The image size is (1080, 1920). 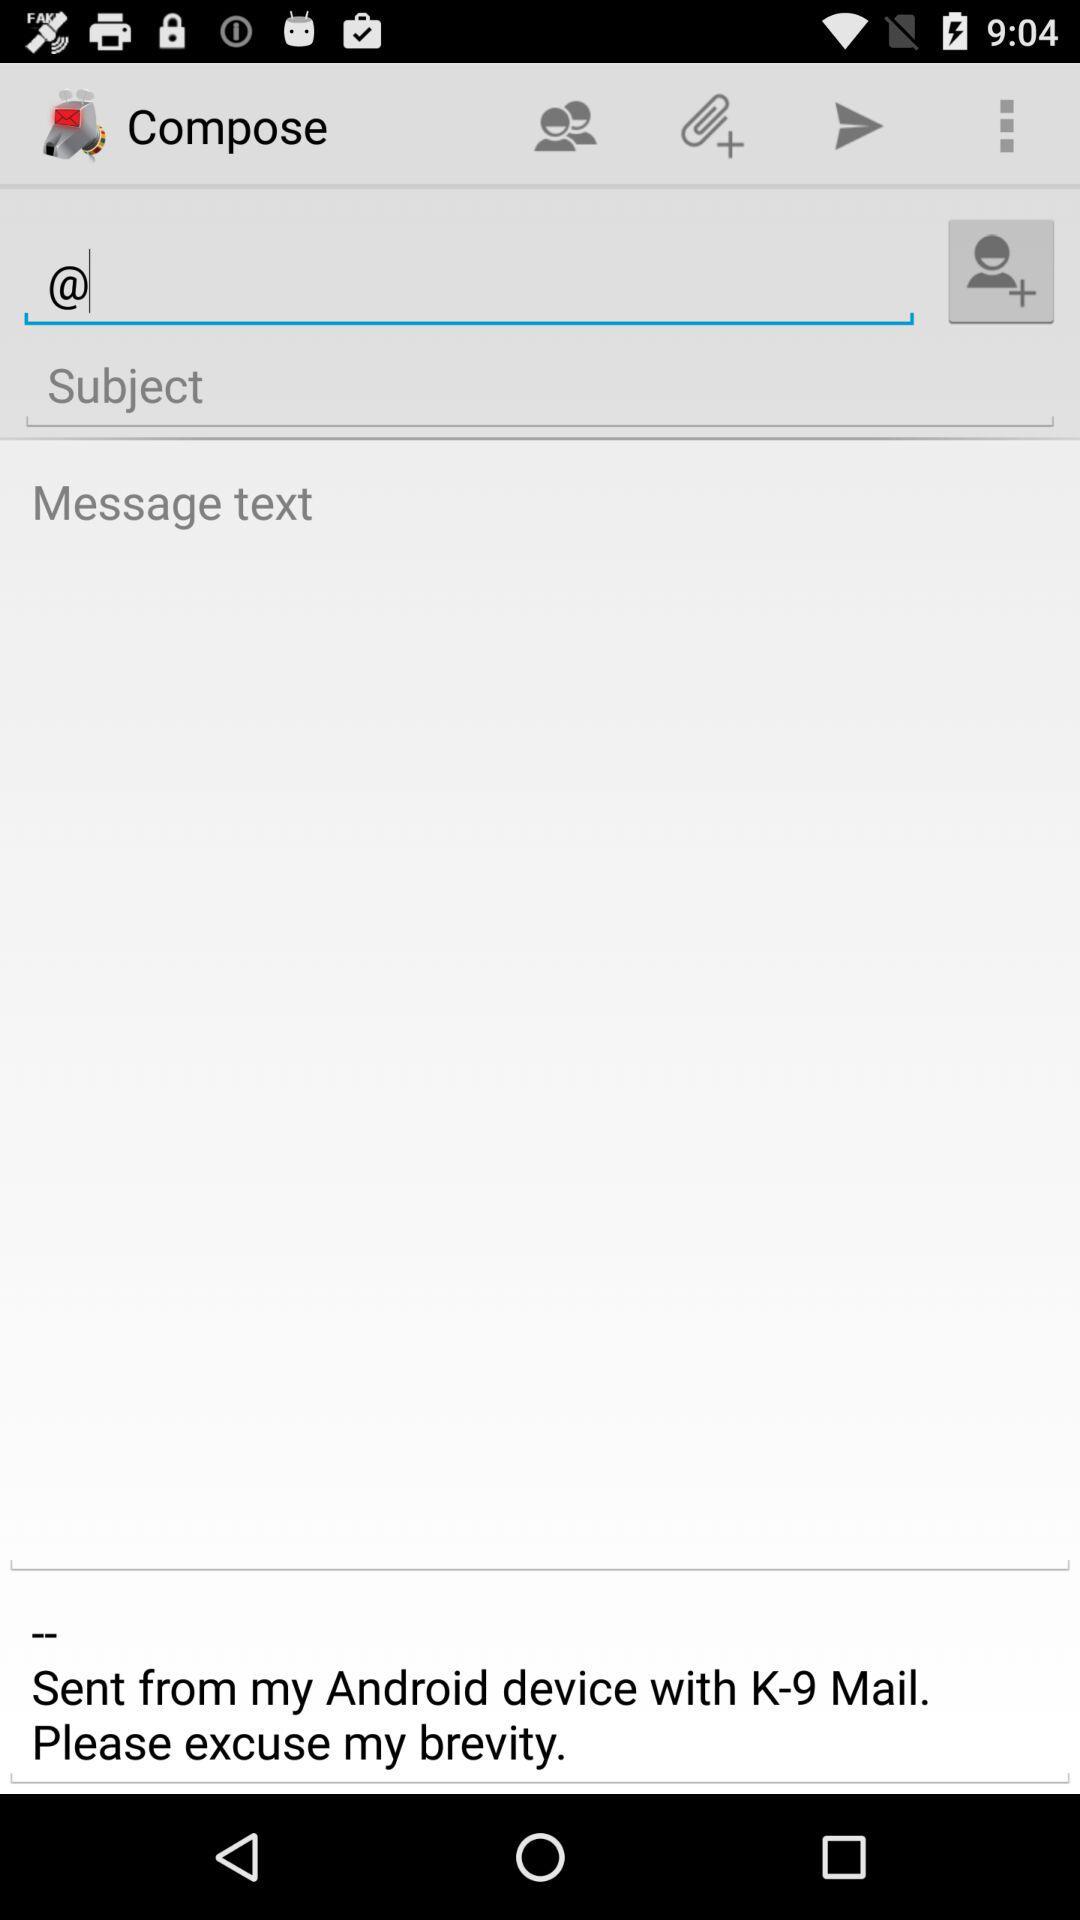 I want to click on open text box, so click(x=540, y=1015).